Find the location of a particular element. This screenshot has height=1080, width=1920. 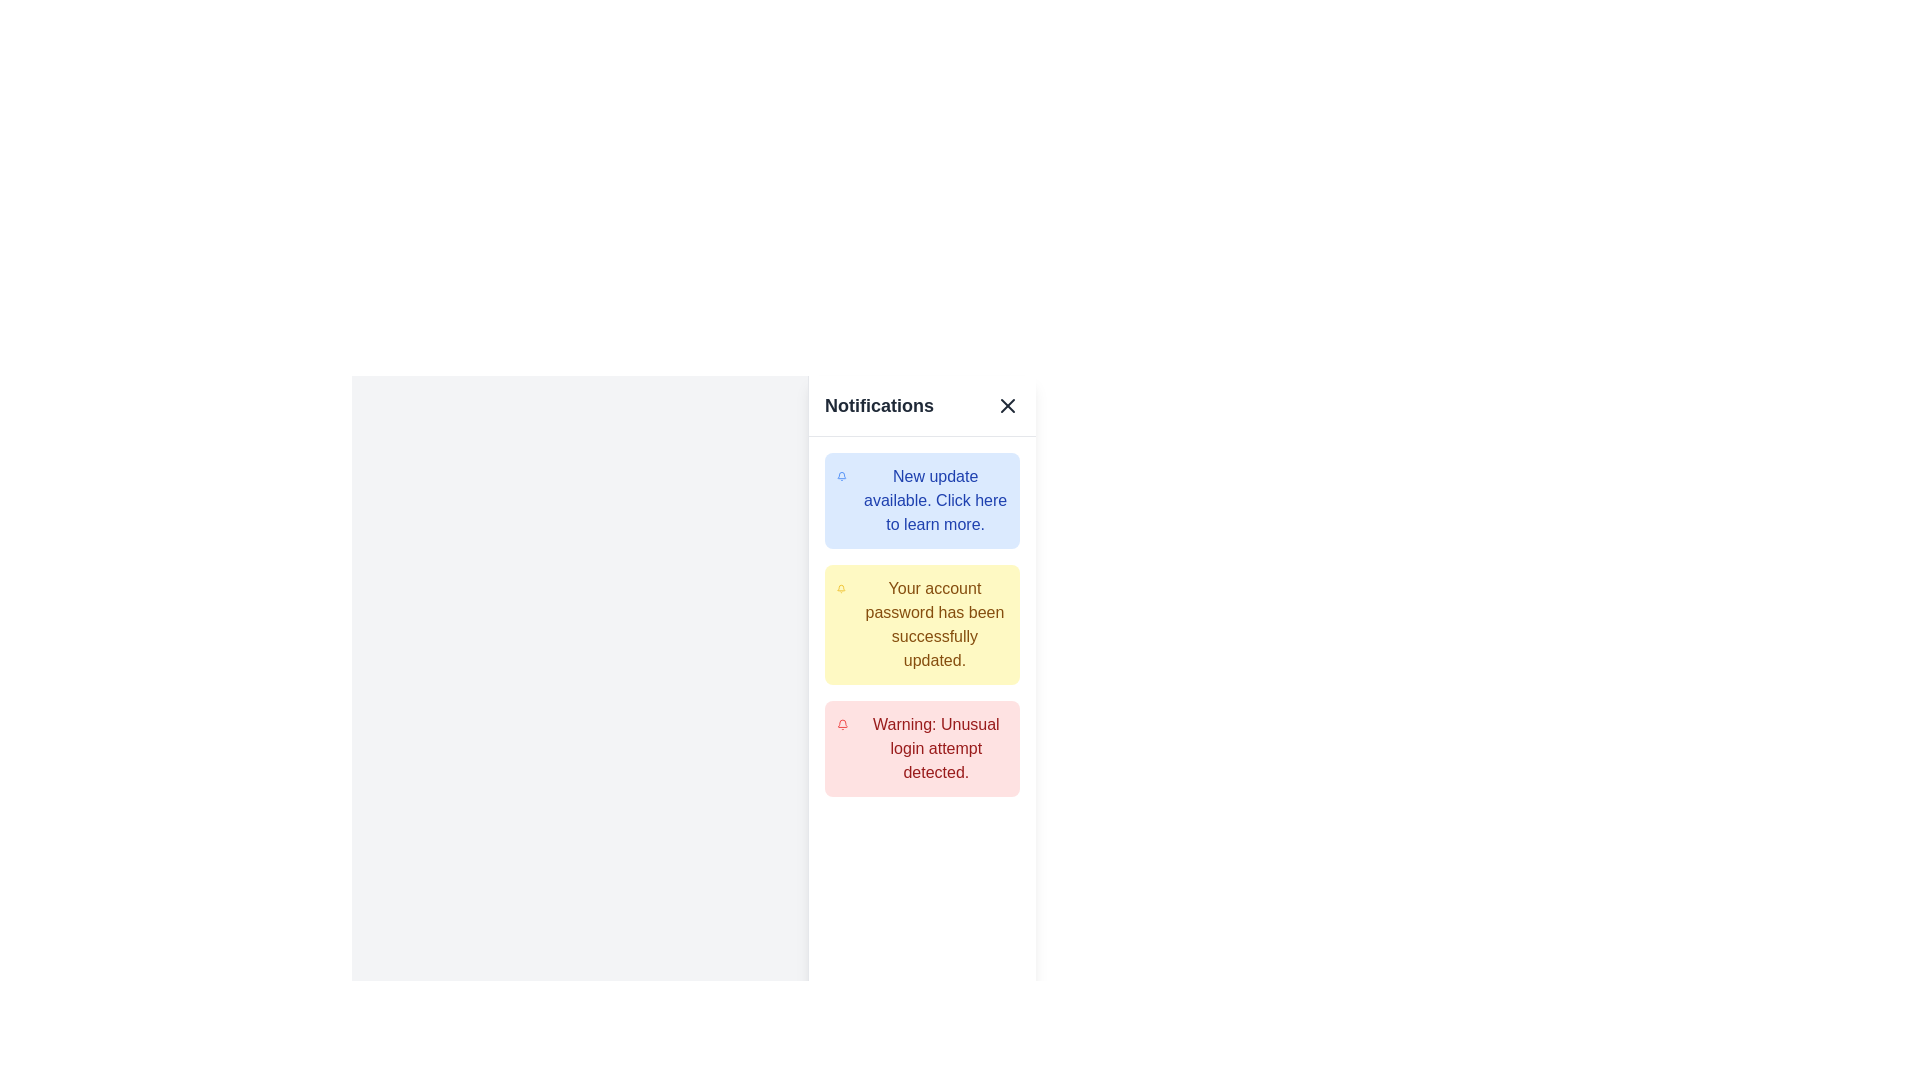

the text label that displays 'Your account password has been successfully updated.' which is positioned between a blue and a red notification box is located at coordinates (934, 623).